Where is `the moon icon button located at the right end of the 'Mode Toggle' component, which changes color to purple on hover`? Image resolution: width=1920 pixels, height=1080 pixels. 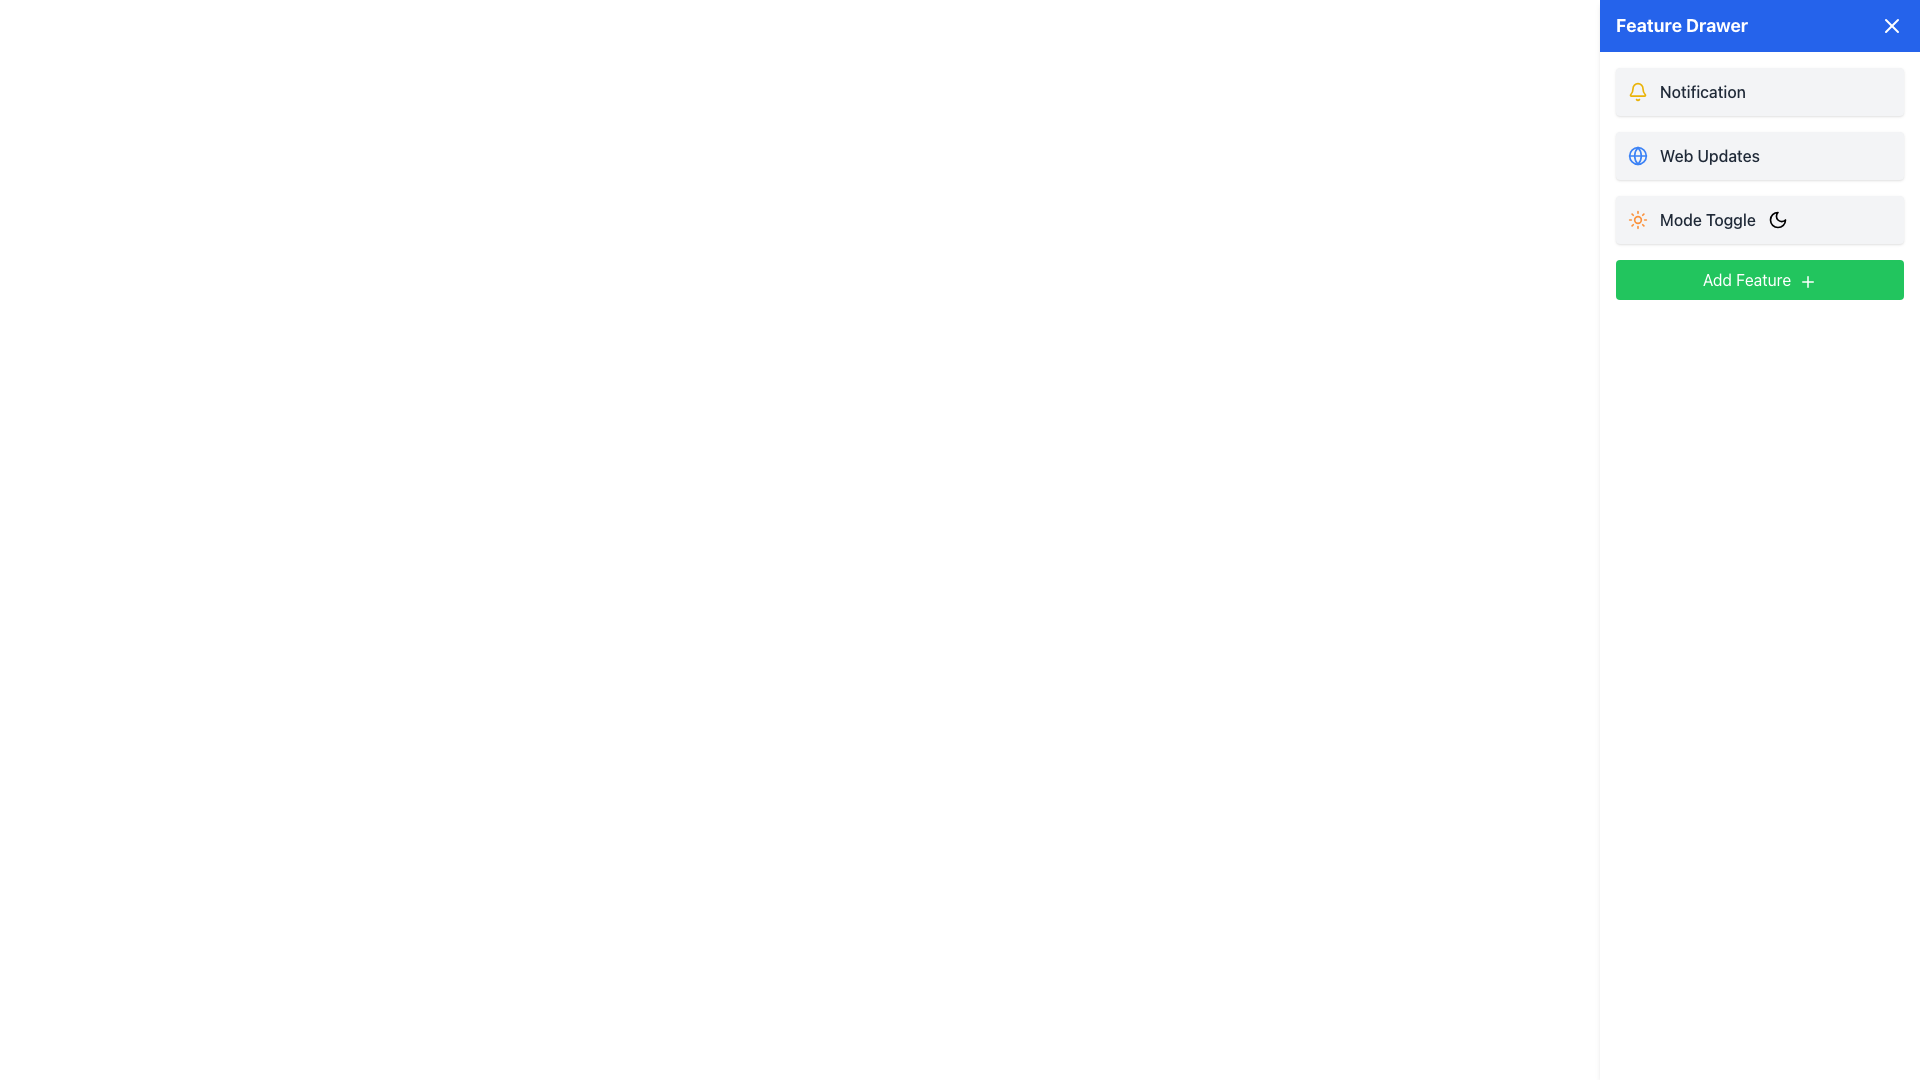 the moon icon button located at the right end of the 'Mode Toggle' component, which changes color to purple on hover is located at coordinates (1777, 219).